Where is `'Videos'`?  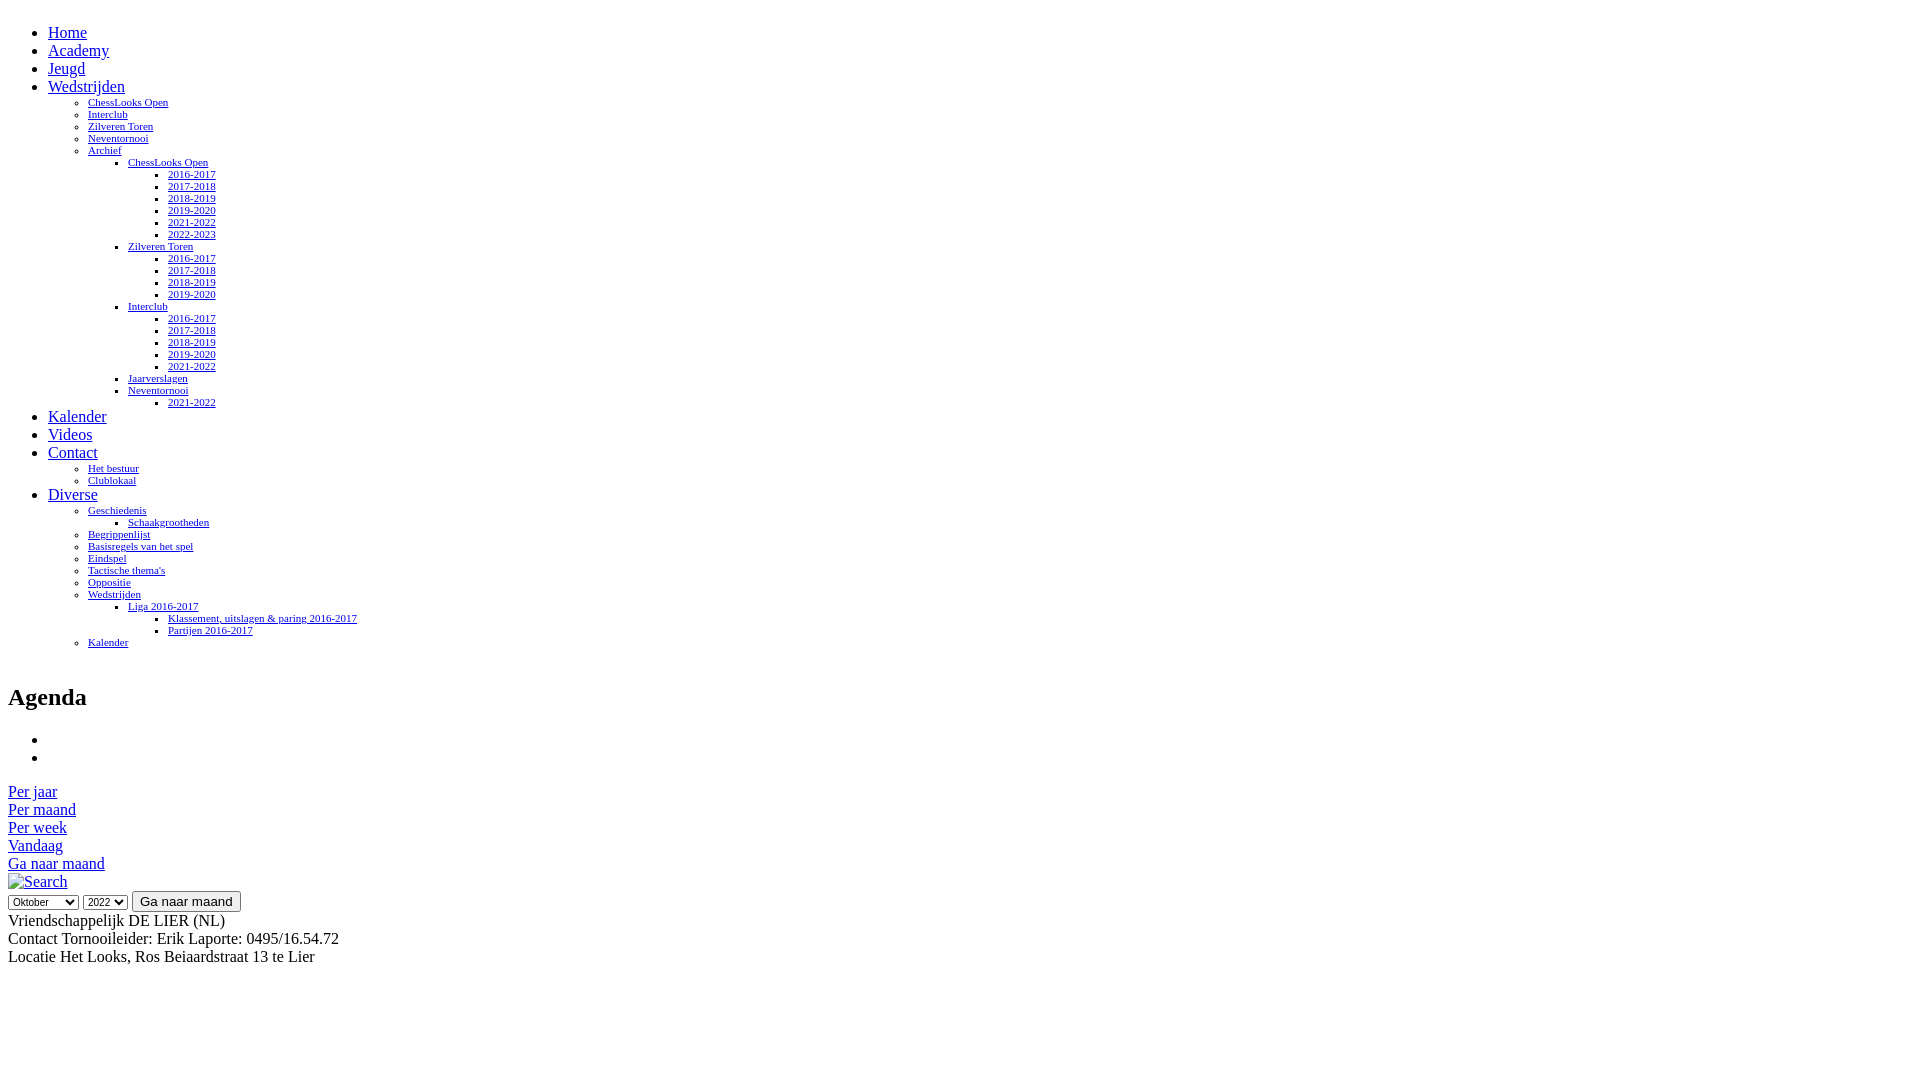 'Videos' is located at coordinates (70, 433).